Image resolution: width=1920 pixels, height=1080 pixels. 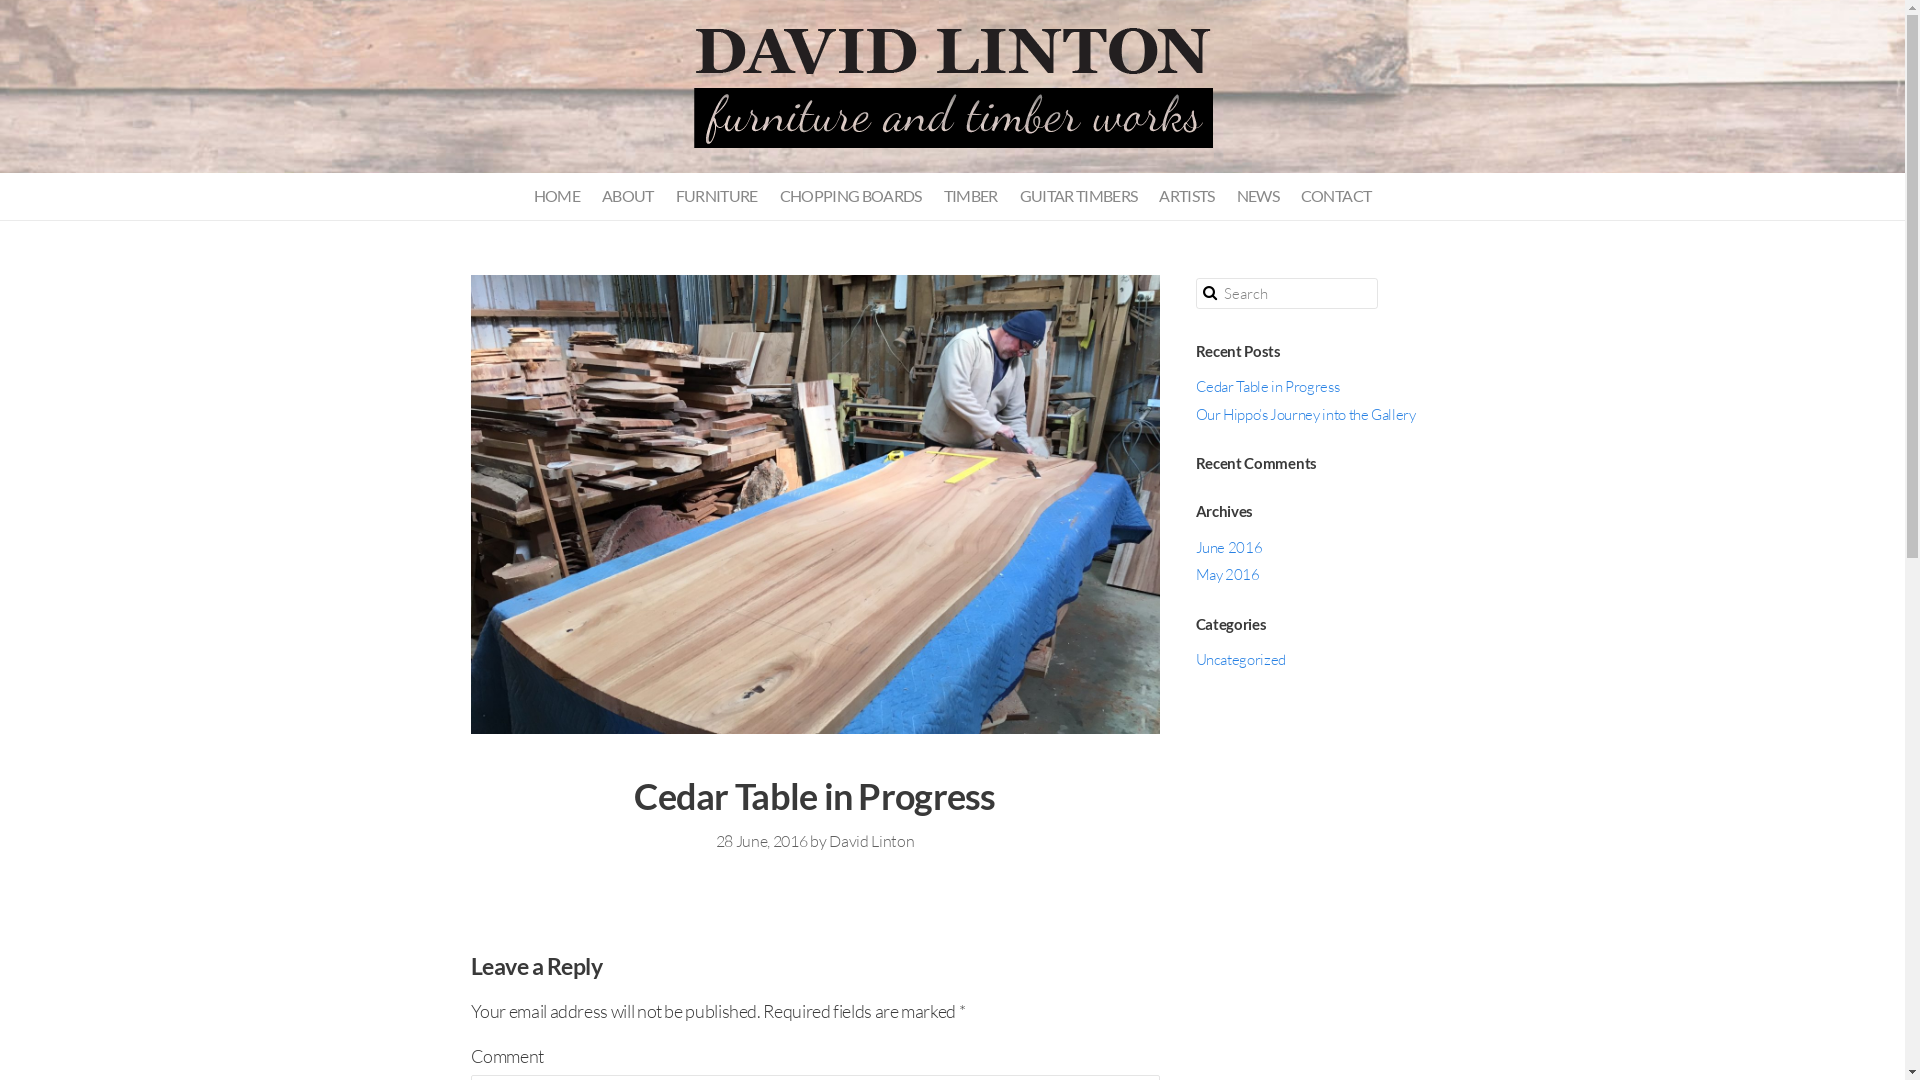 I want to click on 'June 2016', so click(x=1228, y=547).